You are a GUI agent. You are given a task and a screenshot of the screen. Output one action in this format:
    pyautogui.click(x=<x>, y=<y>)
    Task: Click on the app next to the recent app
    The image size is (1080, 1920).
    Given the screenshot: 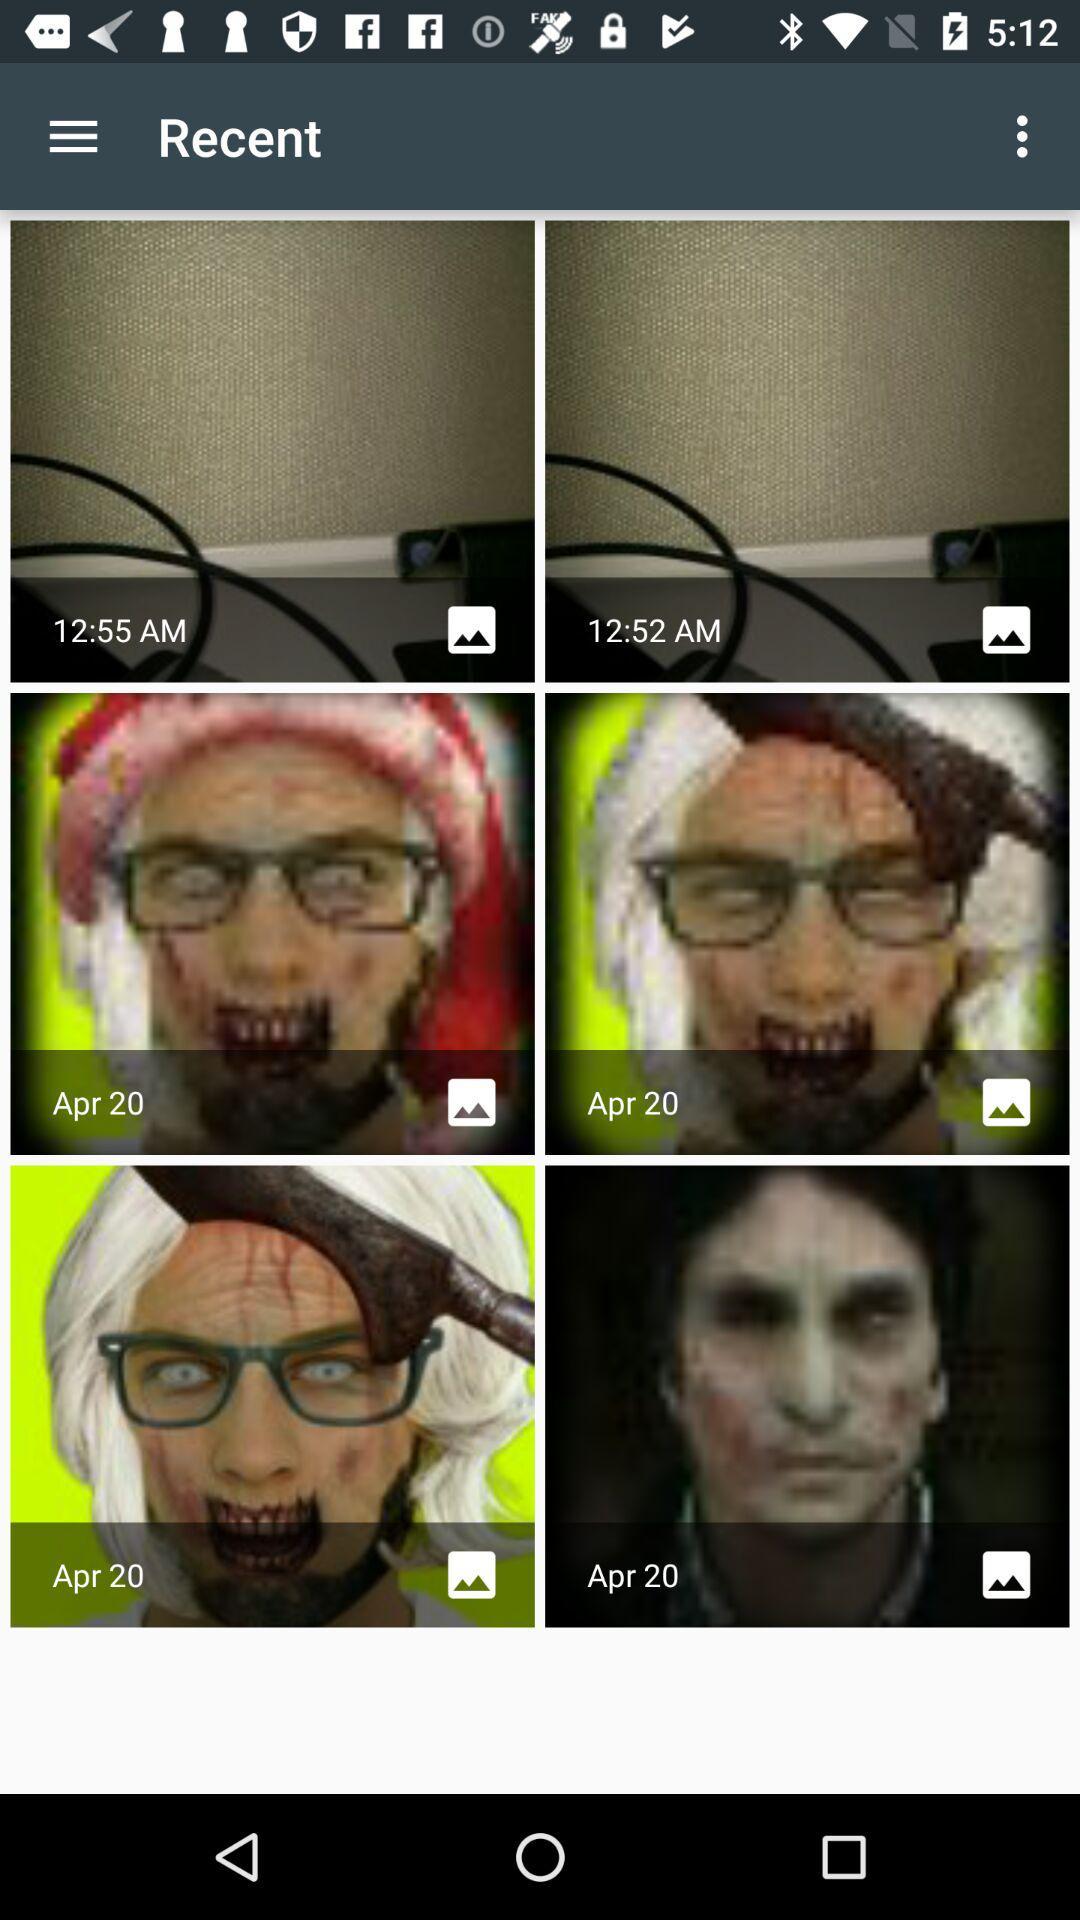 What is the action you would take?
    pyautogui.click(x=1027, y=135)
    